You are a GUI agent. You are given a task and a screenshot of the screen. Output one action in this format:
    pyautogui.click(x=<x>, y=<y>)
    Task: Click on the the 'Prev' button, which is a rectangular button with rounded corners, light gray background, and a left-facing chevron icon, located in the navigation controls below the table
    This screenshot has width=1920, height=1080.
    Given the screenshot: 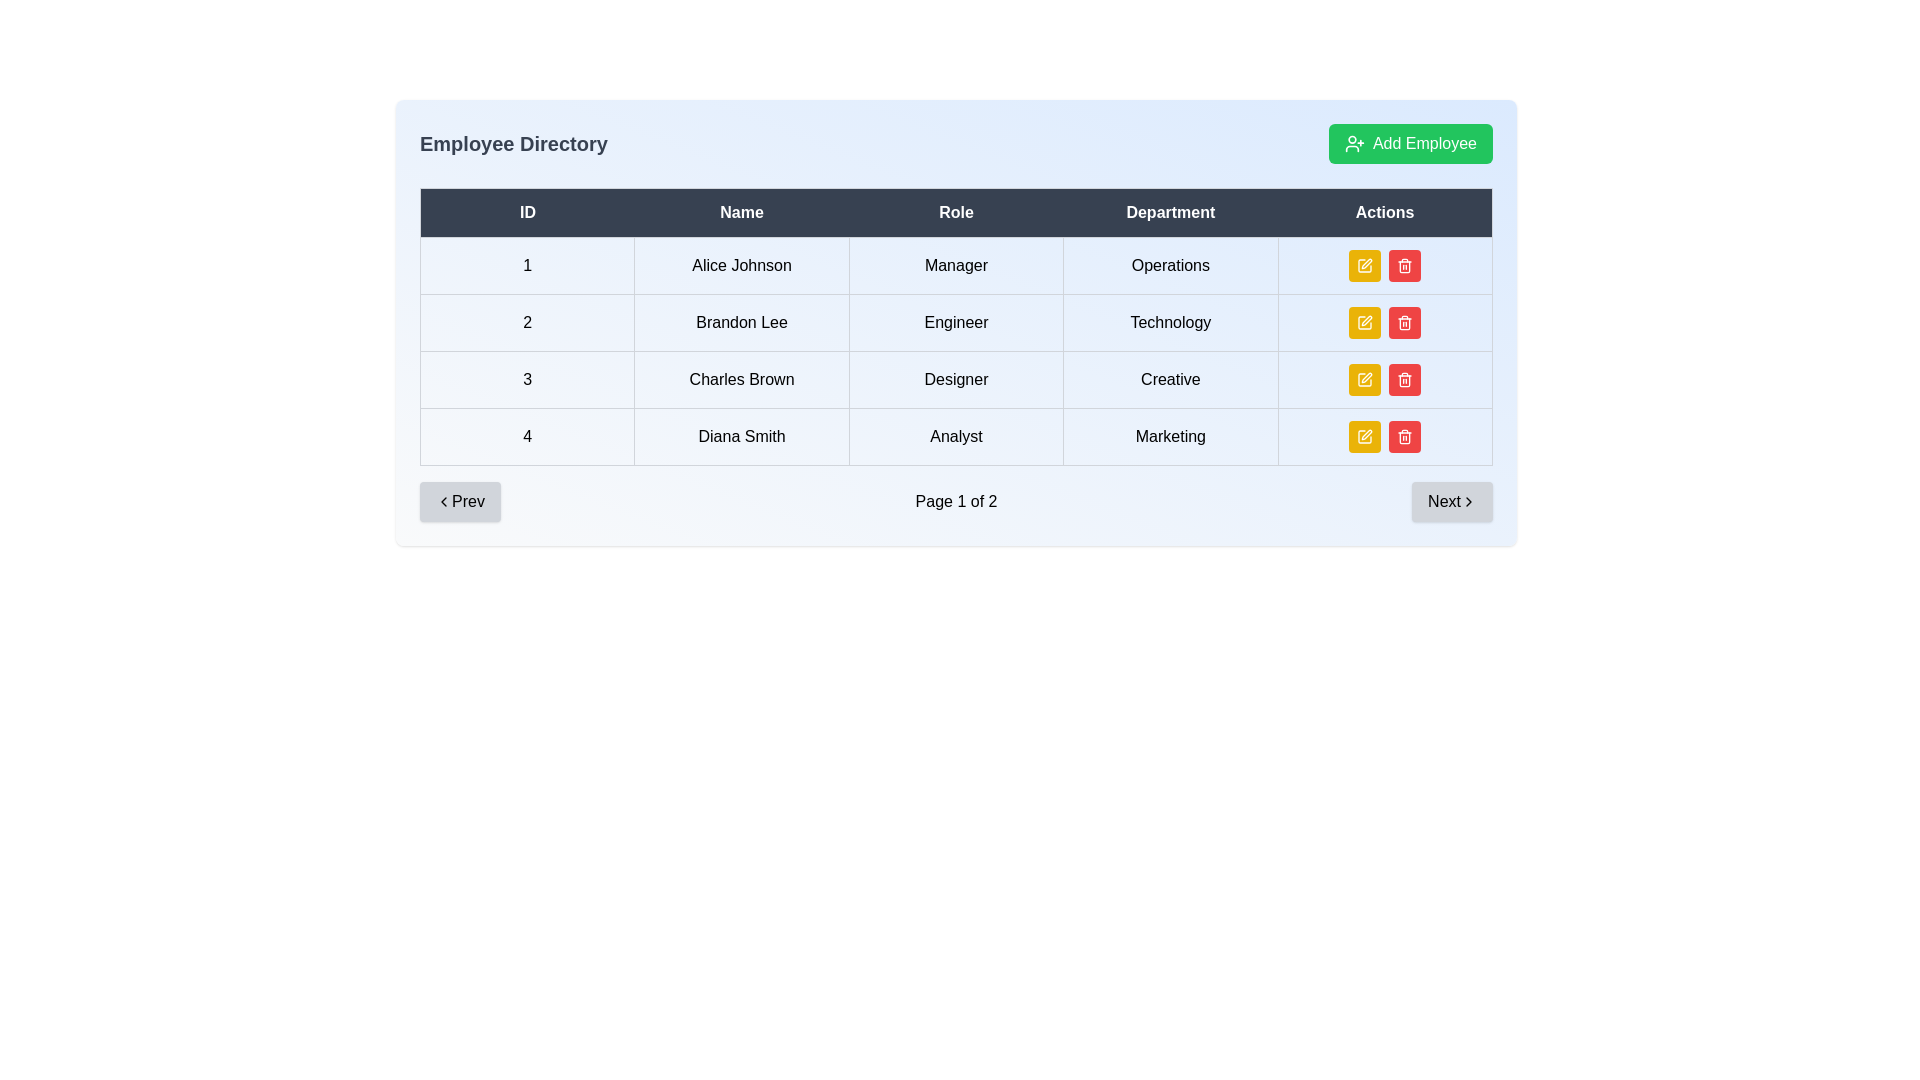 What is the action you would take?
    pyautogui.click(x=459, y=500)
    